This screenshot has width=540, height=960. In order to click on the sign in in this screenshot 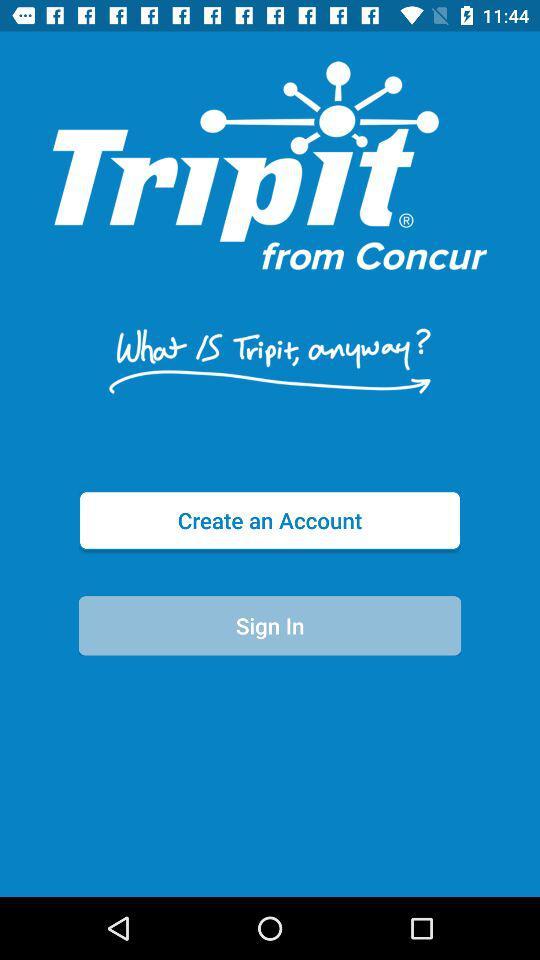, I will do `click(270, 624)`.